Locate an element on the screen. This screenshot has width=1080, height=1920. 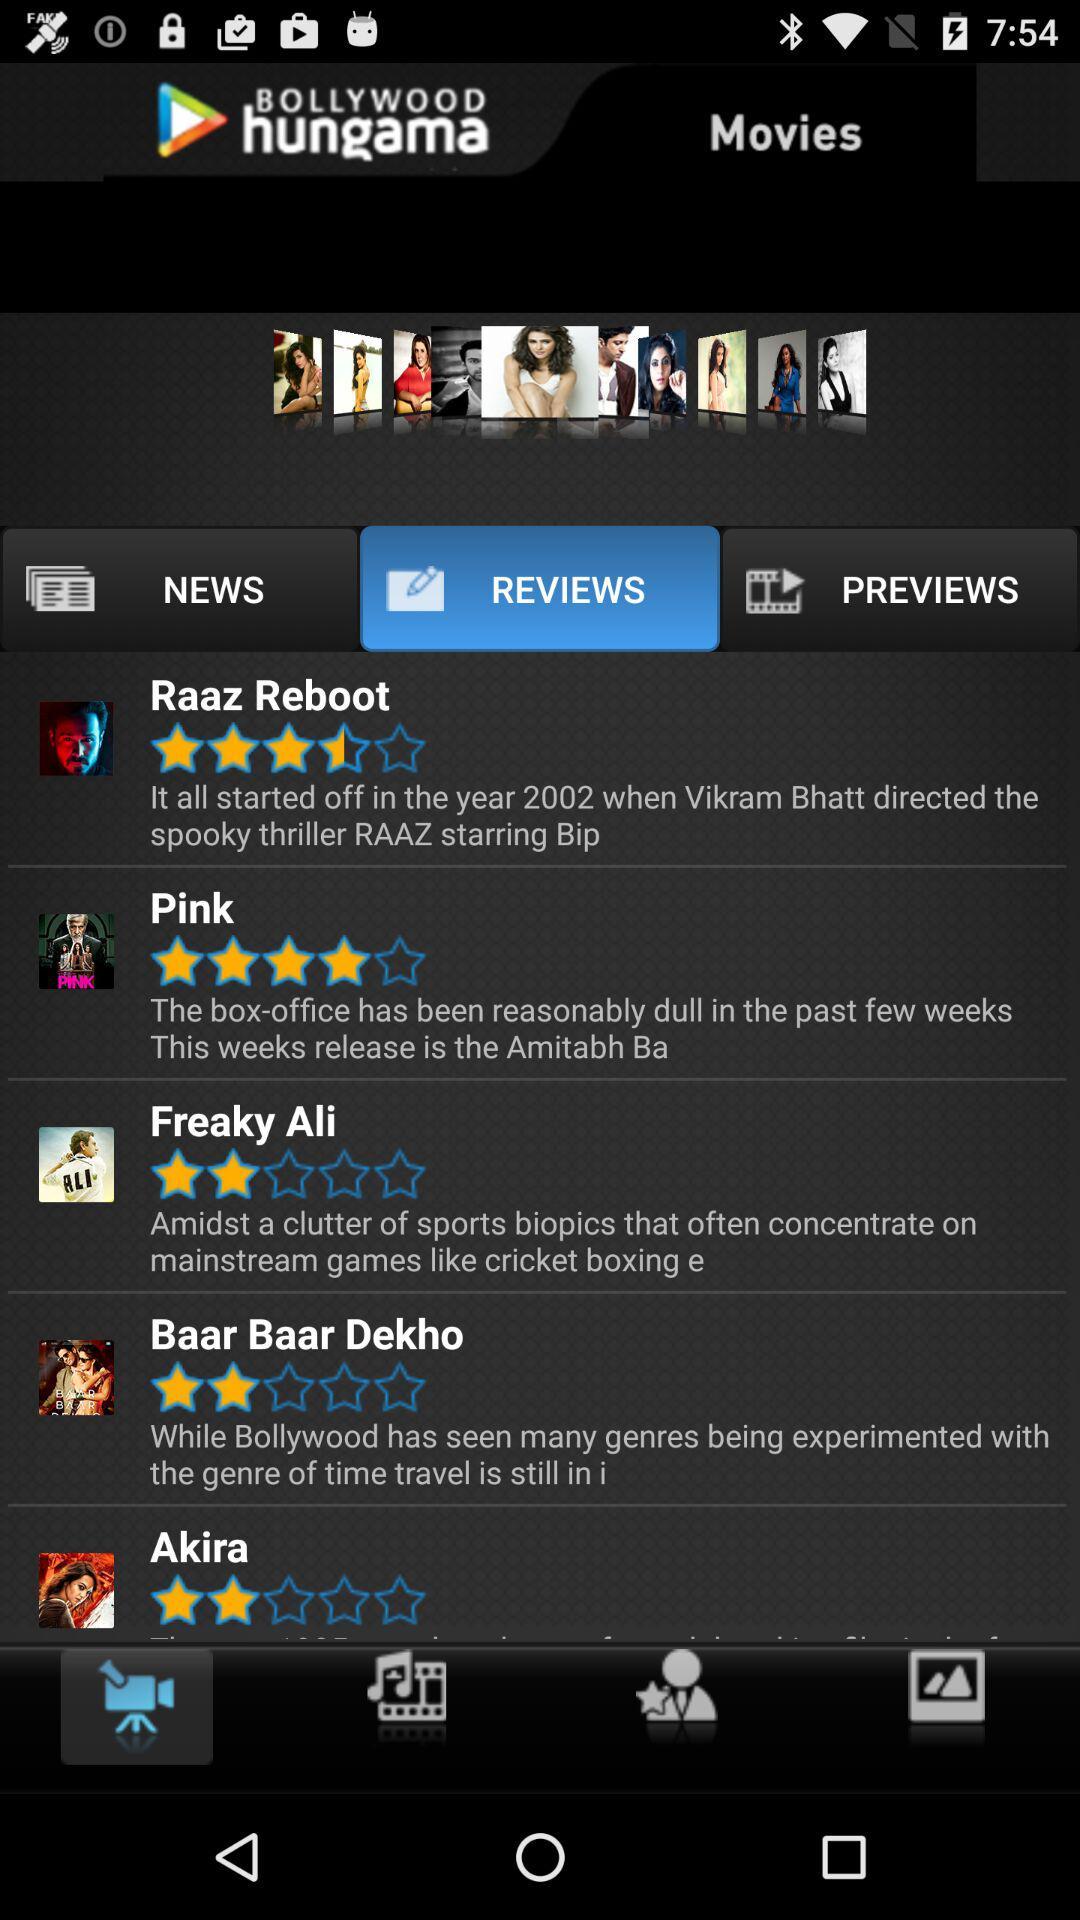
the akira profile is located at coordinates (75, 1589).